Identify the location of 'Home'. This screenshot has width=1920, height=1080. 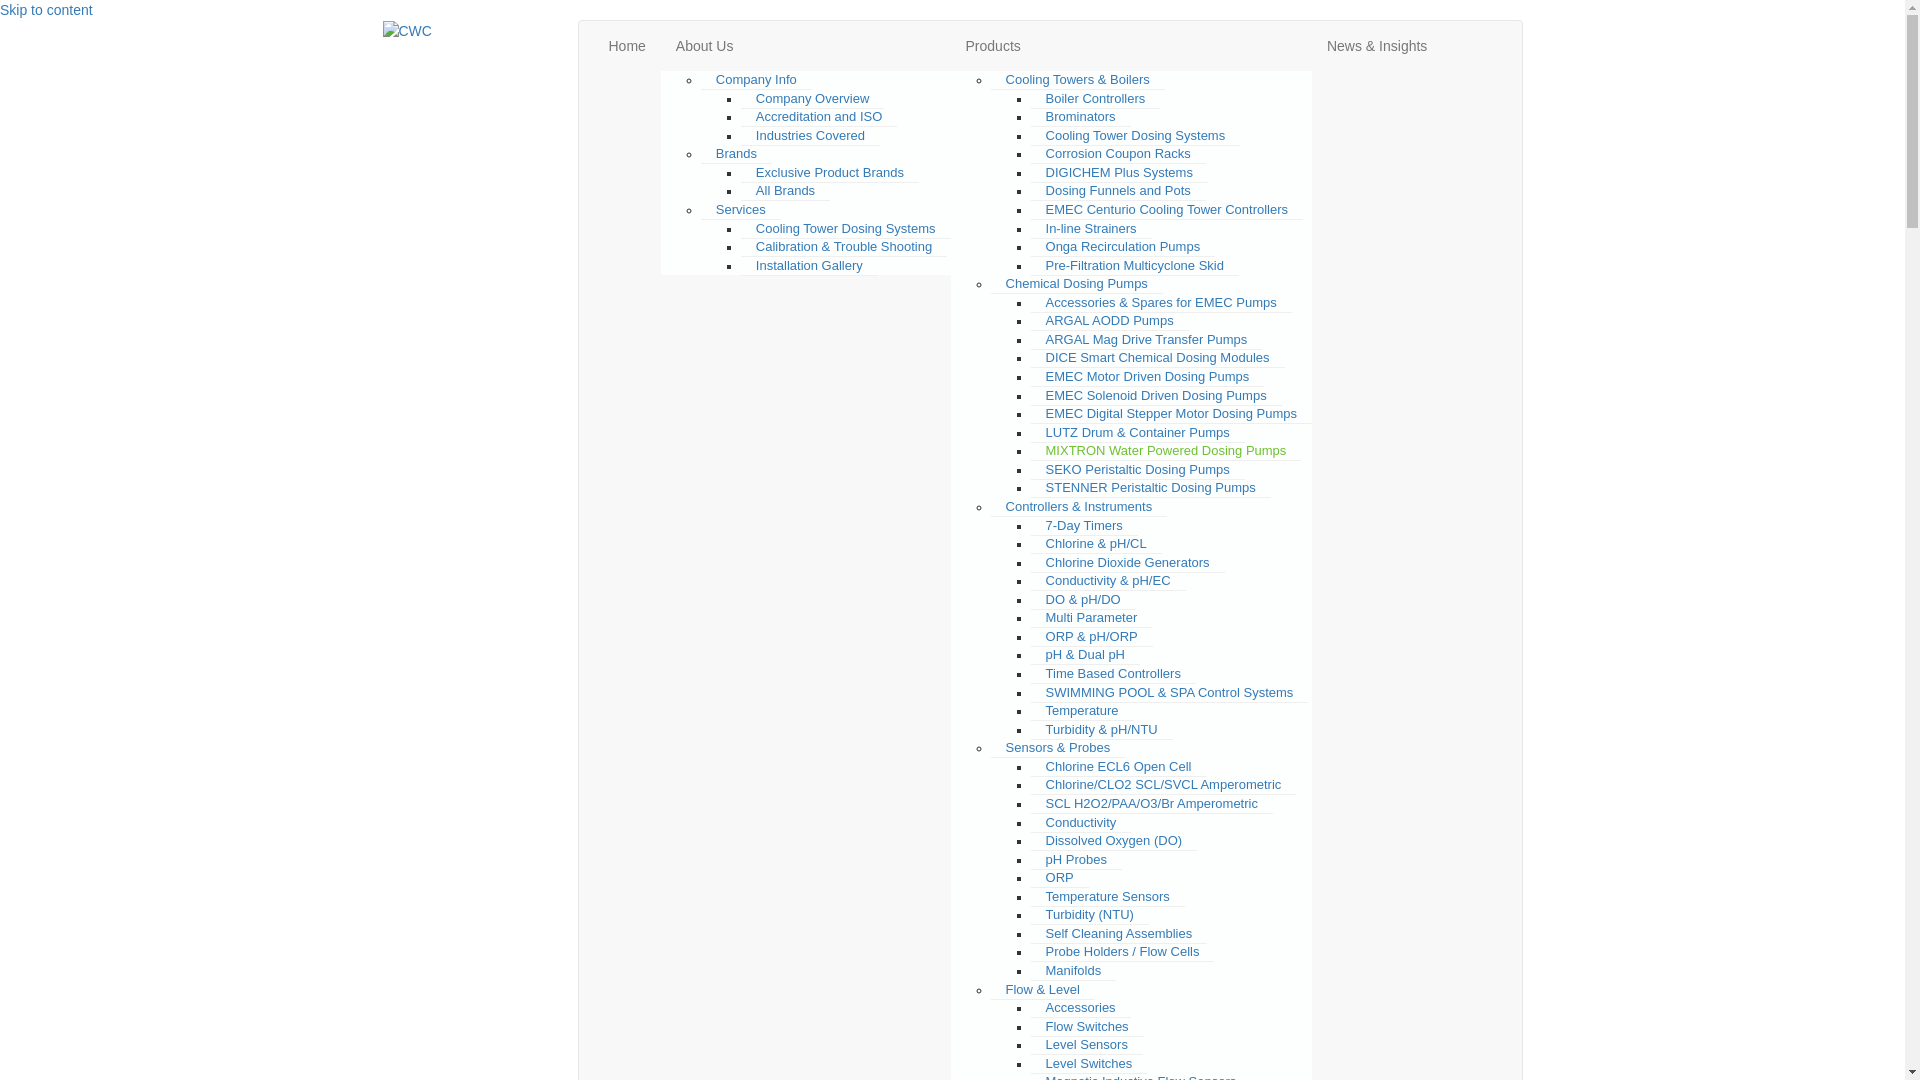
(626, 45).